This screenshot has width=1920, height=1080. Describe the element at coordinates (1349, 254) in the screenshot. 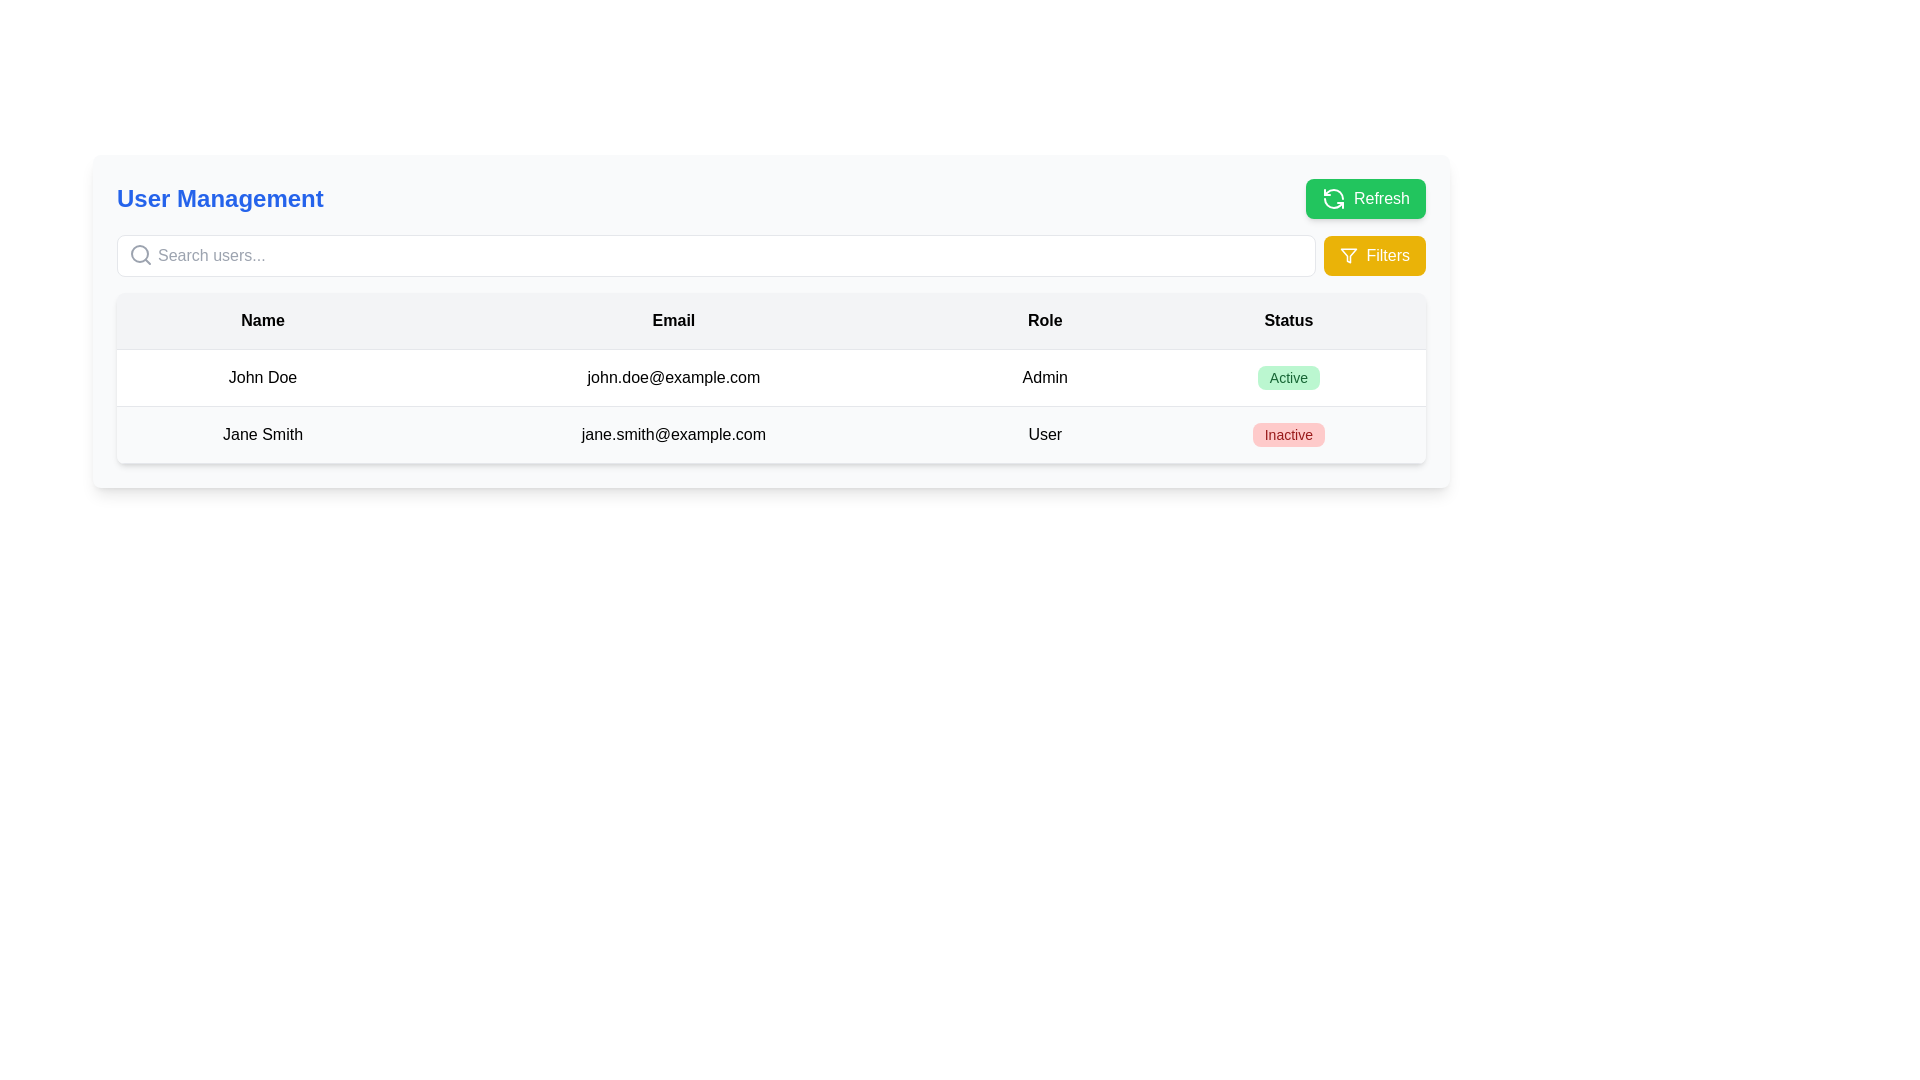

I see `the small, triangular-shaped filter icon next to the word 'Filters' within the yellow button` at that location.